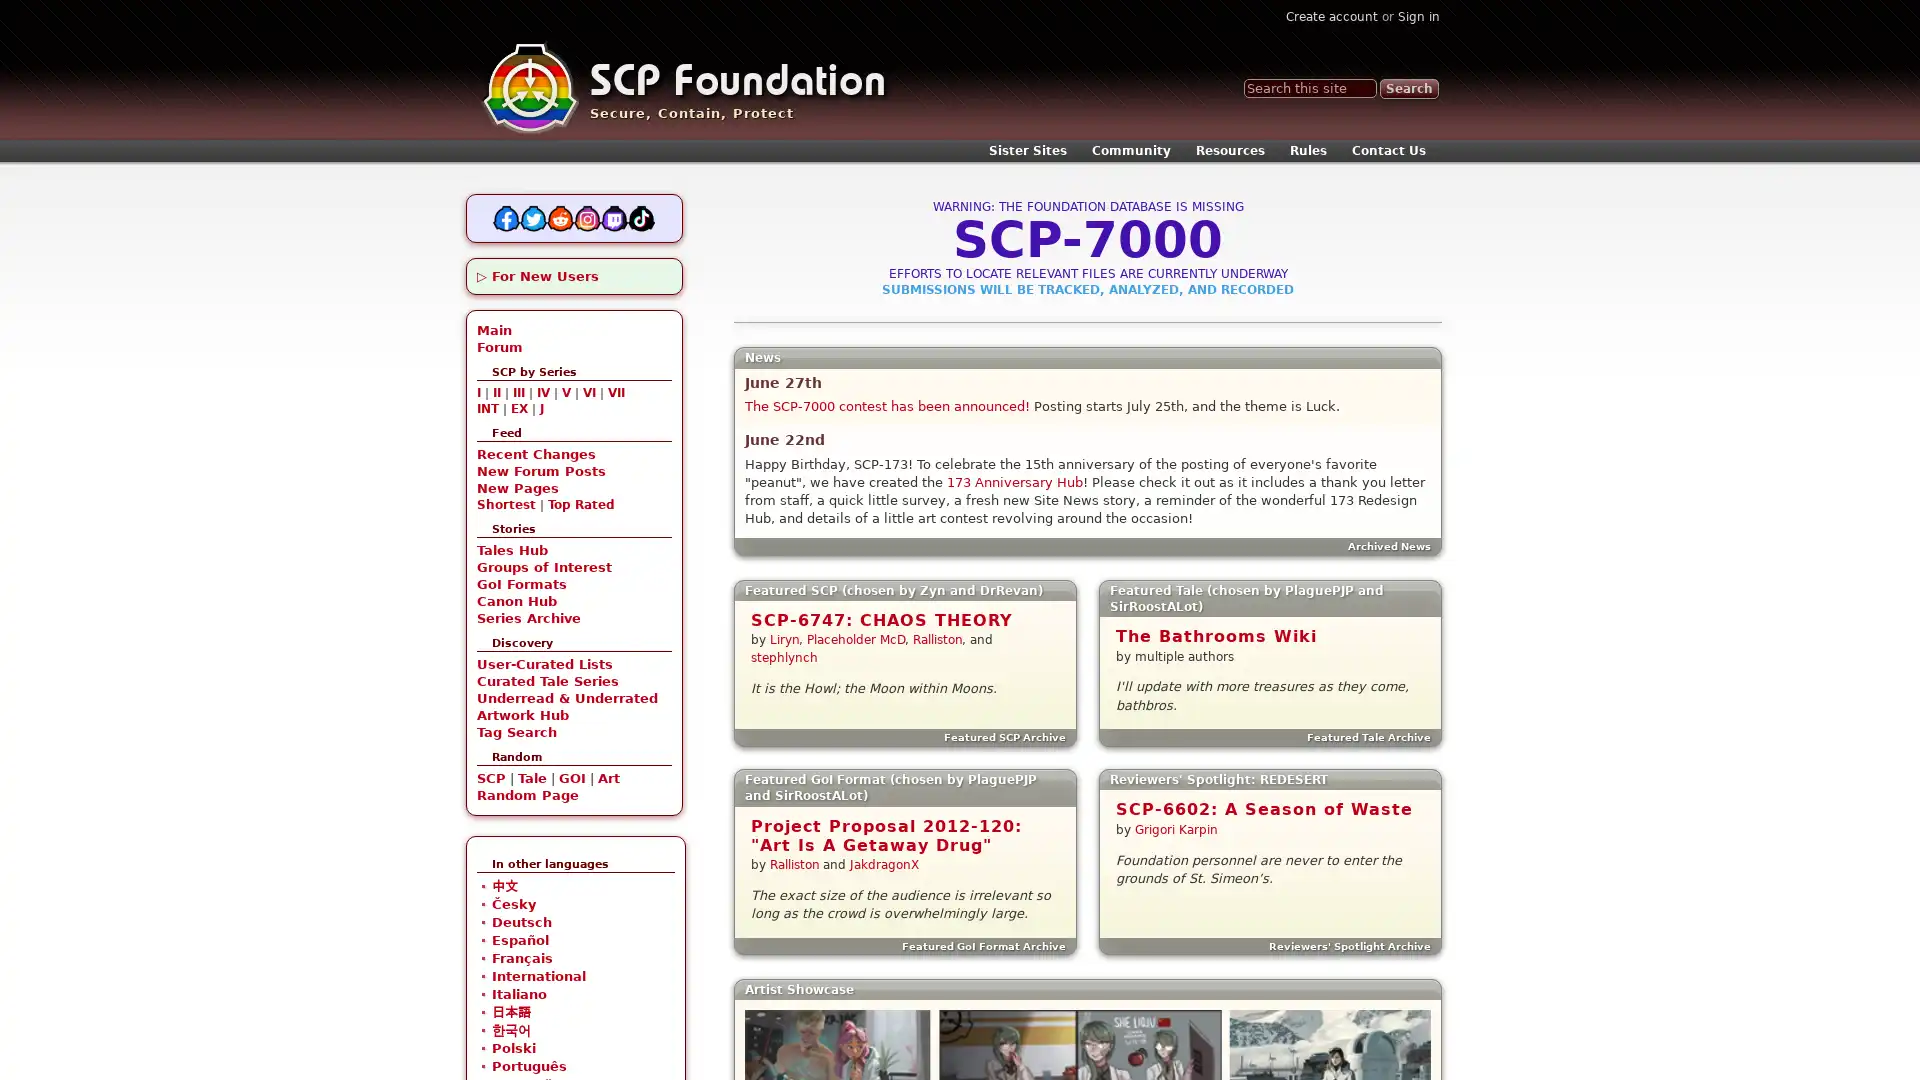 The width and height of the screenshot is (1920, 1080). Describe the element at coordinates (1408, 87) in the screenshot. I see `Search` at that location.